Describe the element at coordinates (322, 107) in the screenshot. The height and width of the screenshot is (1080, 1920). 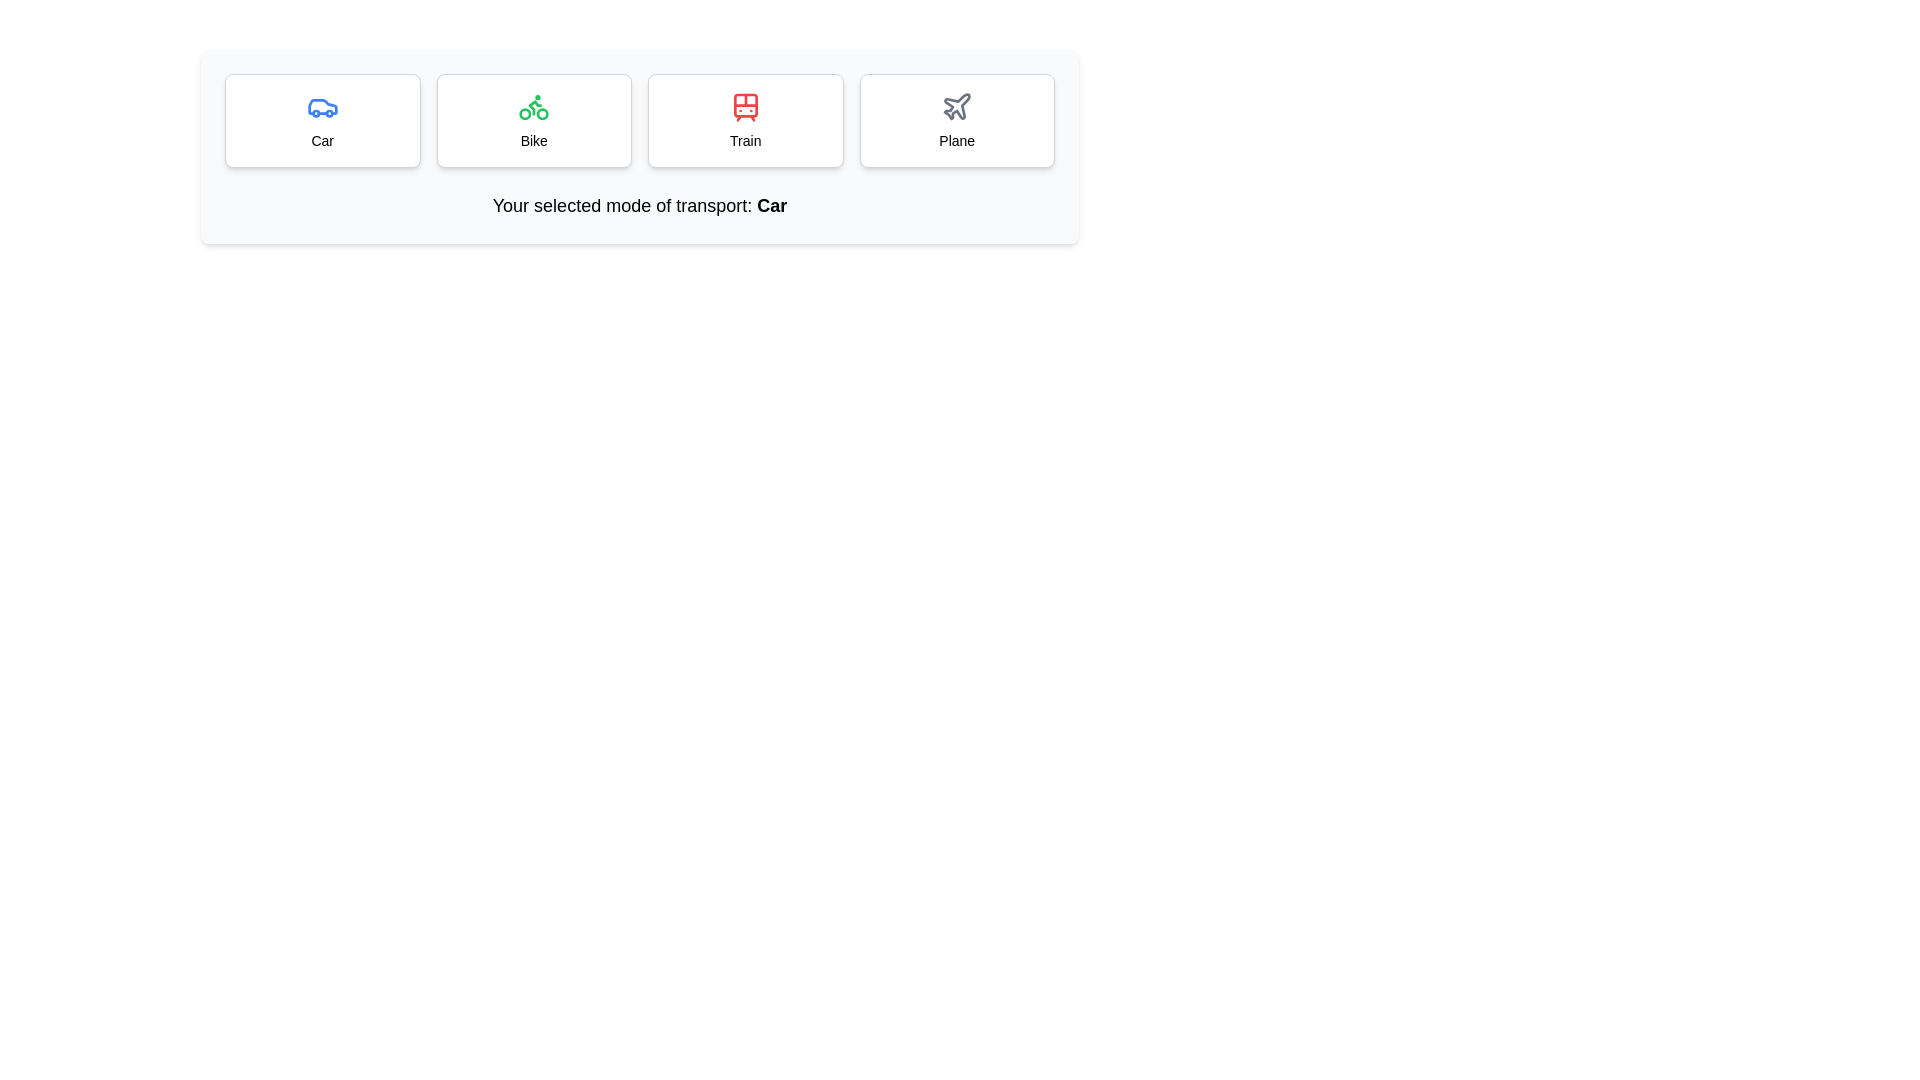
I see `the 'Car' icon located in the upper-left option of the selectable transport modes interface, which is identified by its card-like structure labeled 'Car'` at that location.